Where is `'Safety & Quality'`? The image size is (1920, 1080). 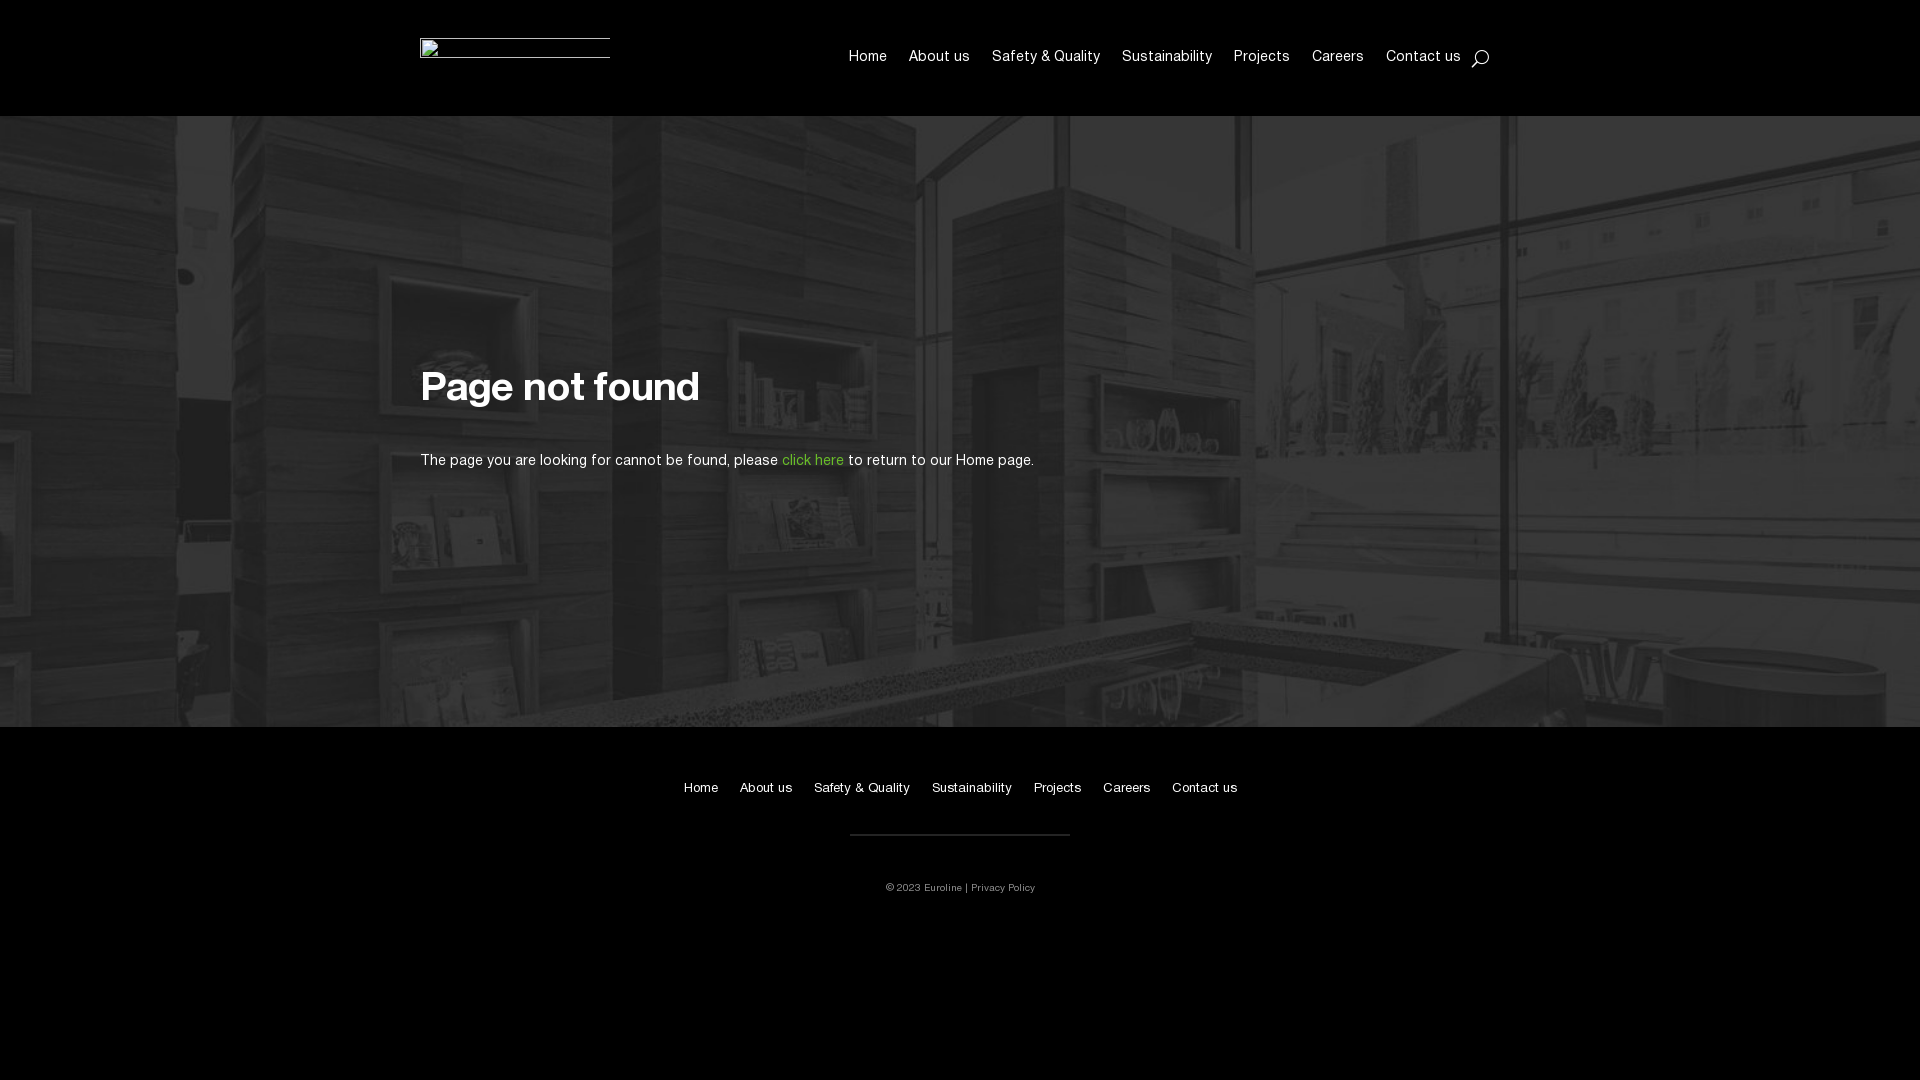
'Safety & Quality' is located at coordinates (1045, 56).